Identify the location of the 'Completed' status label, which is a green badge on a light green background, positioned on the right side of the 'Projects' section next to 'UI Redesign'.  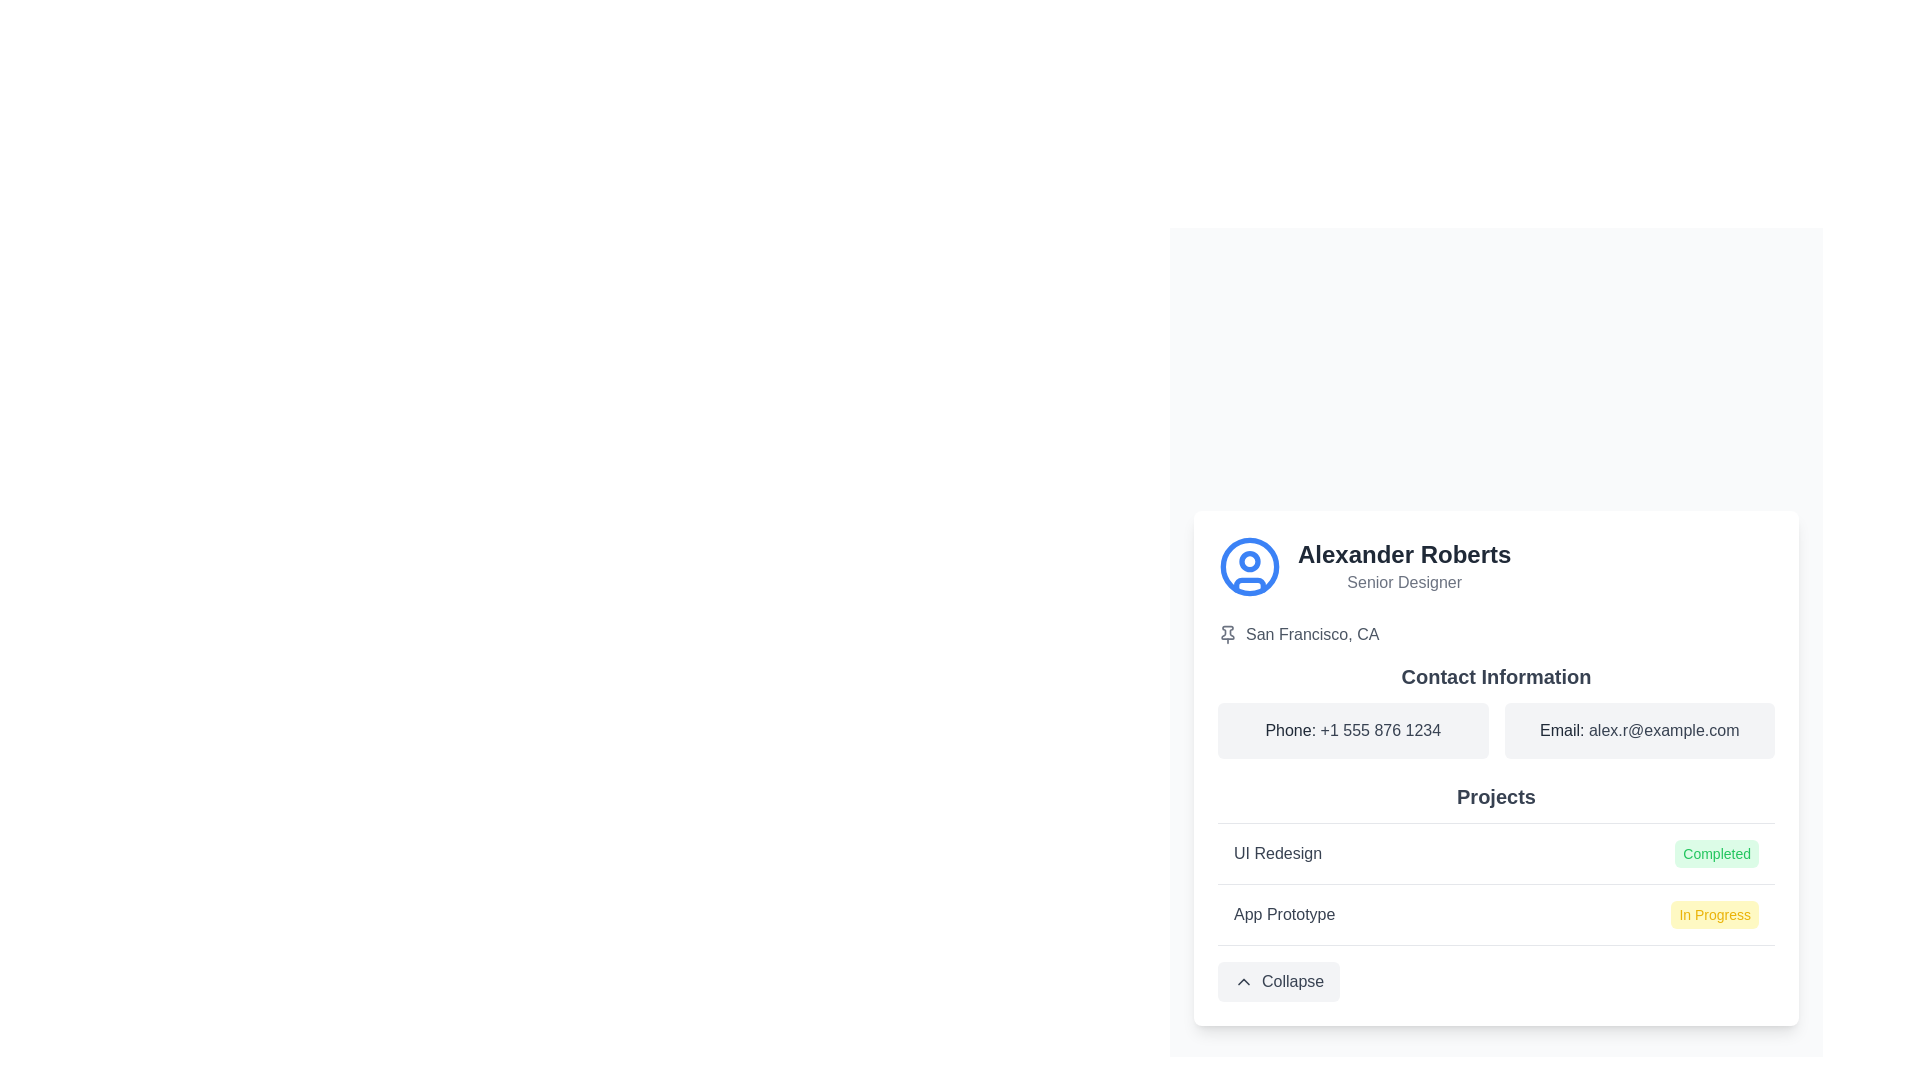
(1716, 853).